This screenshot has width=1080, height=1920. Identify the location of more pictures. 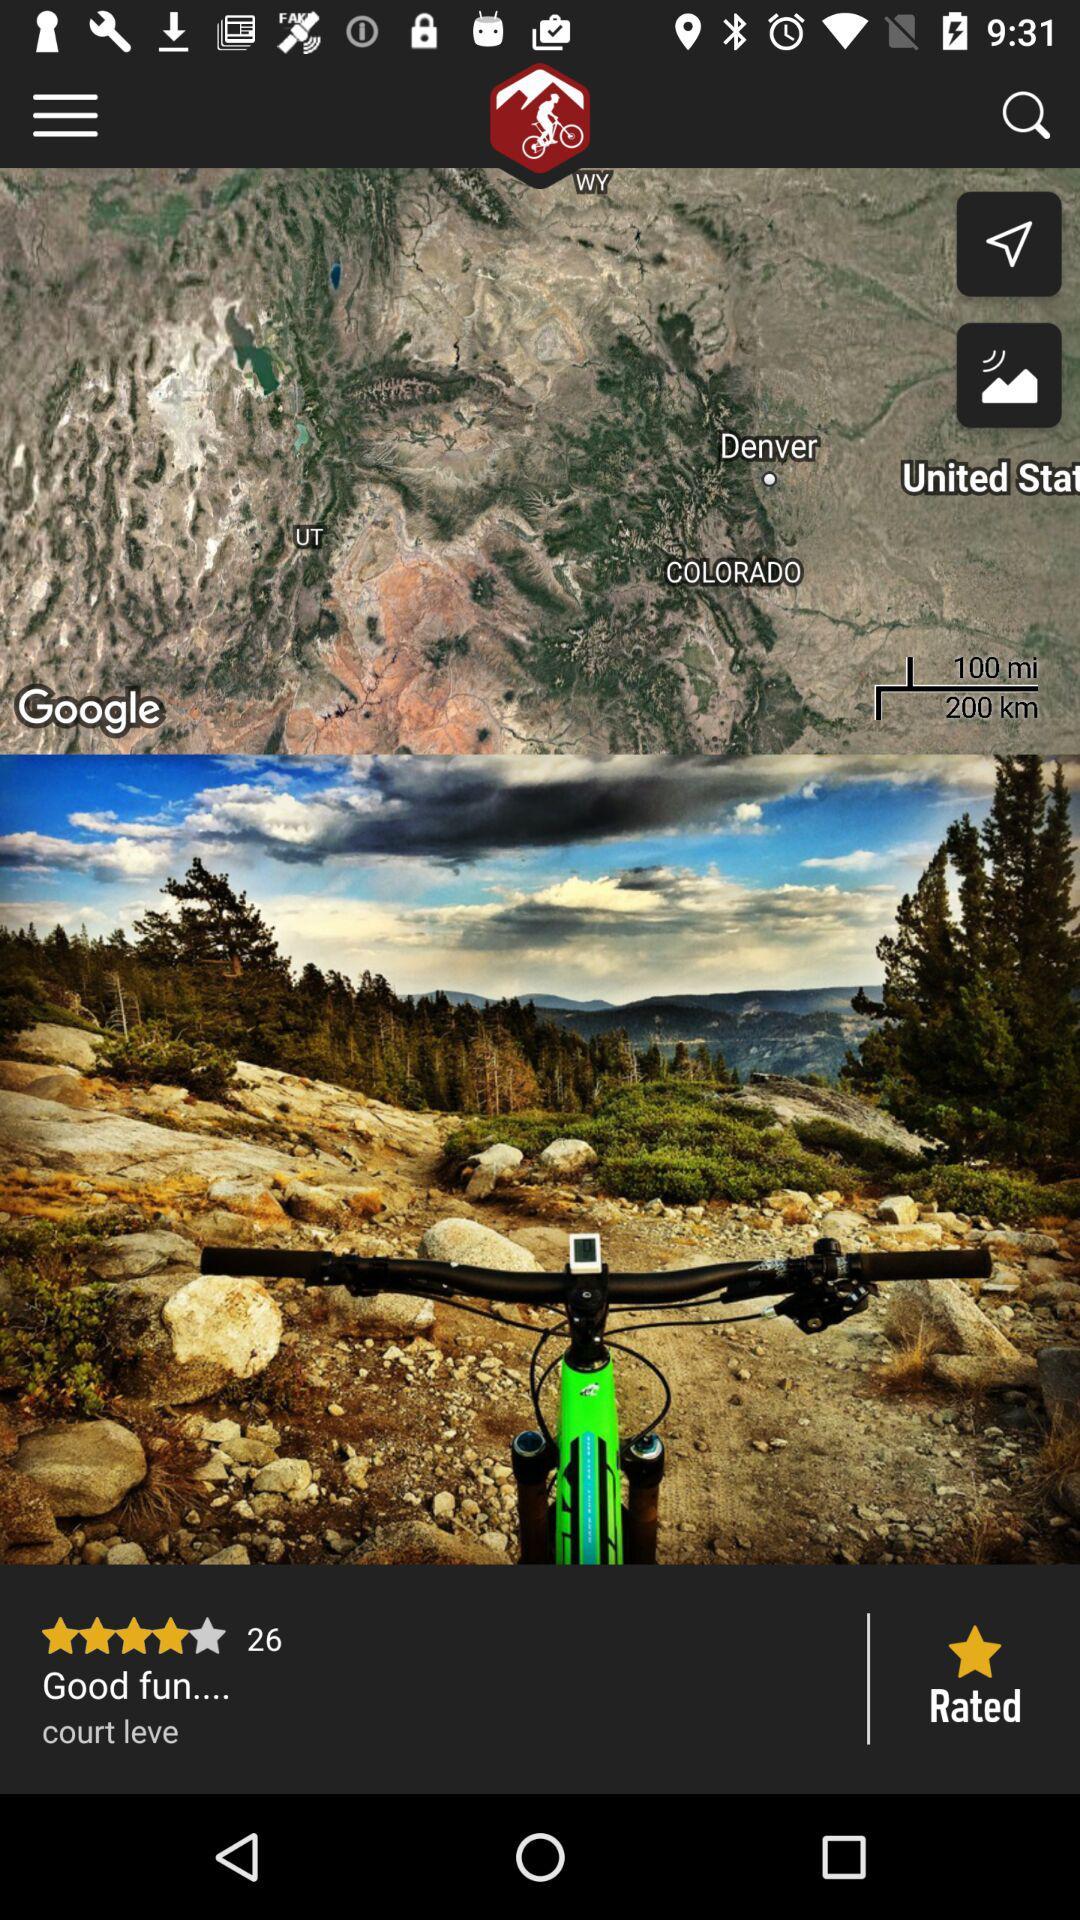
(540, 1159).